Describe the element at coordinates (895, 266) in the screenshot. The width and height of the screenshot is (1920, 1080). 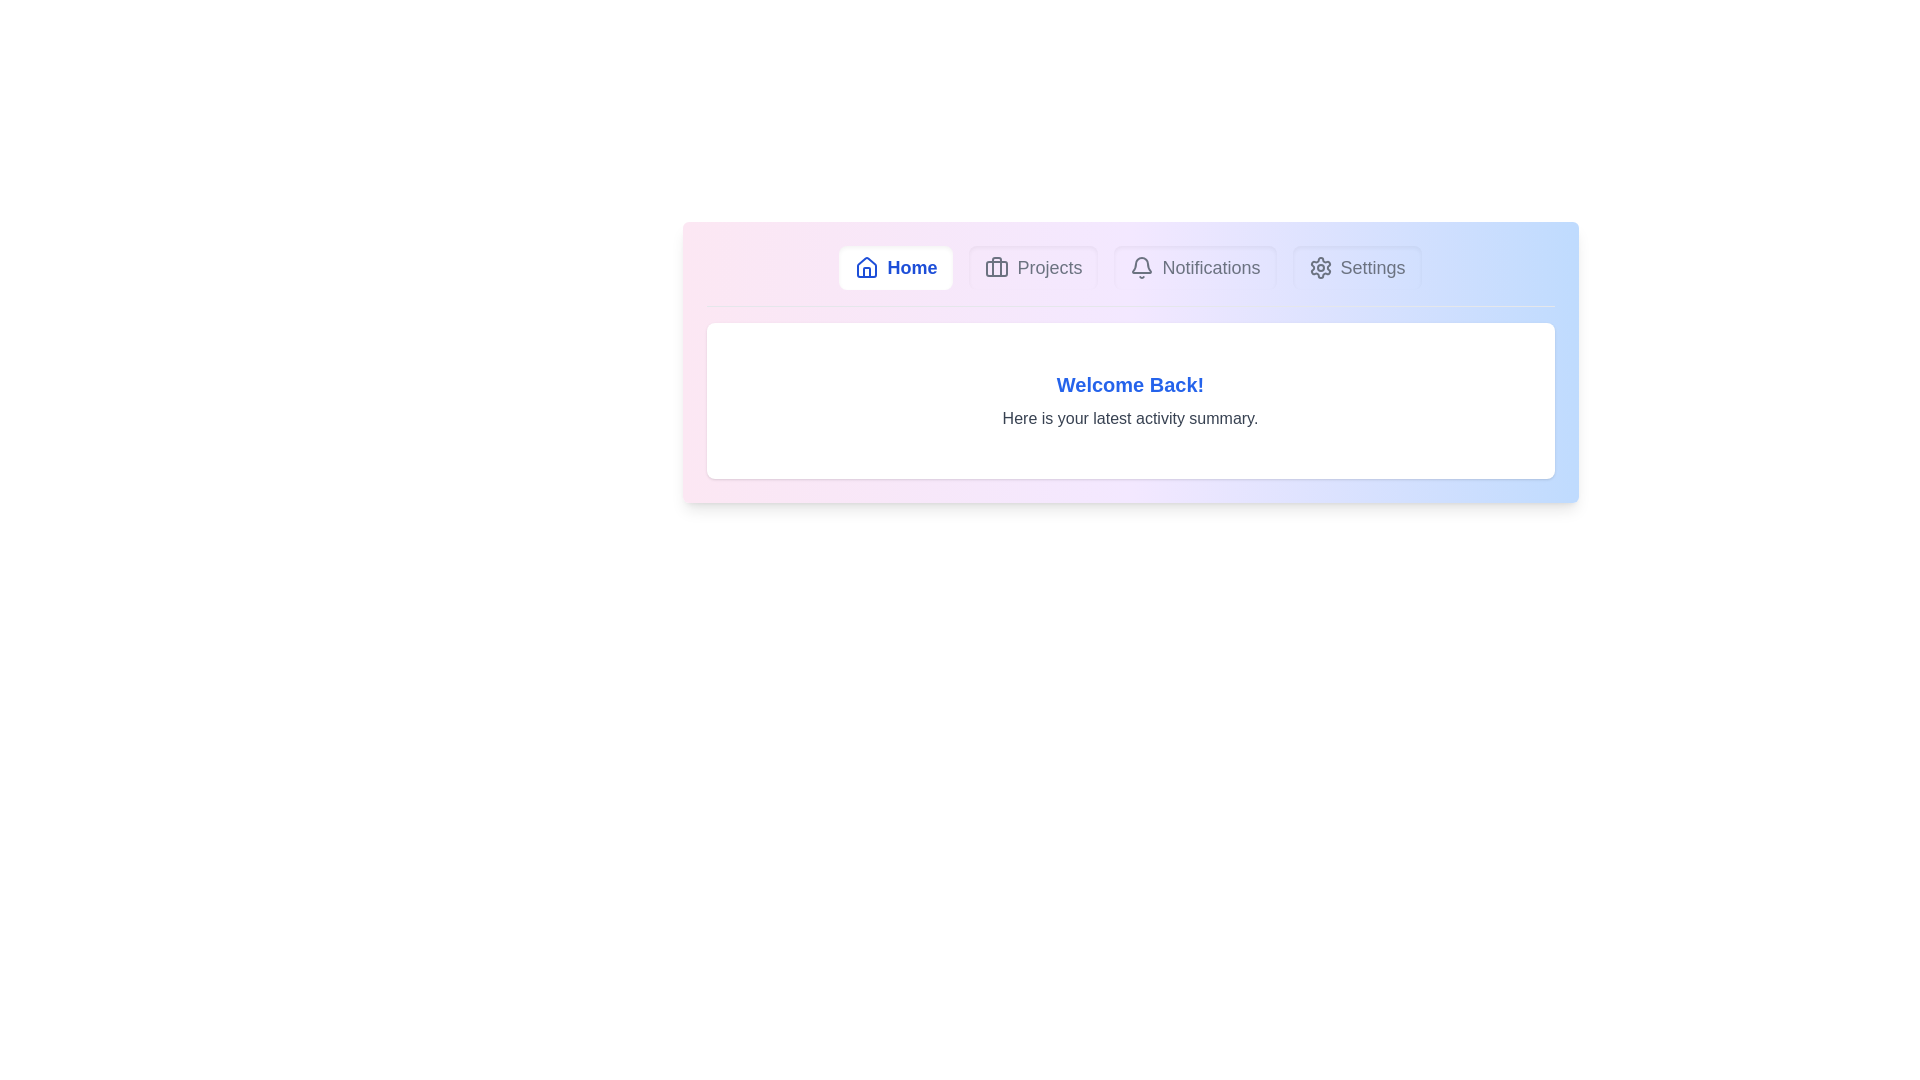
I see `the Home tab` at that location.